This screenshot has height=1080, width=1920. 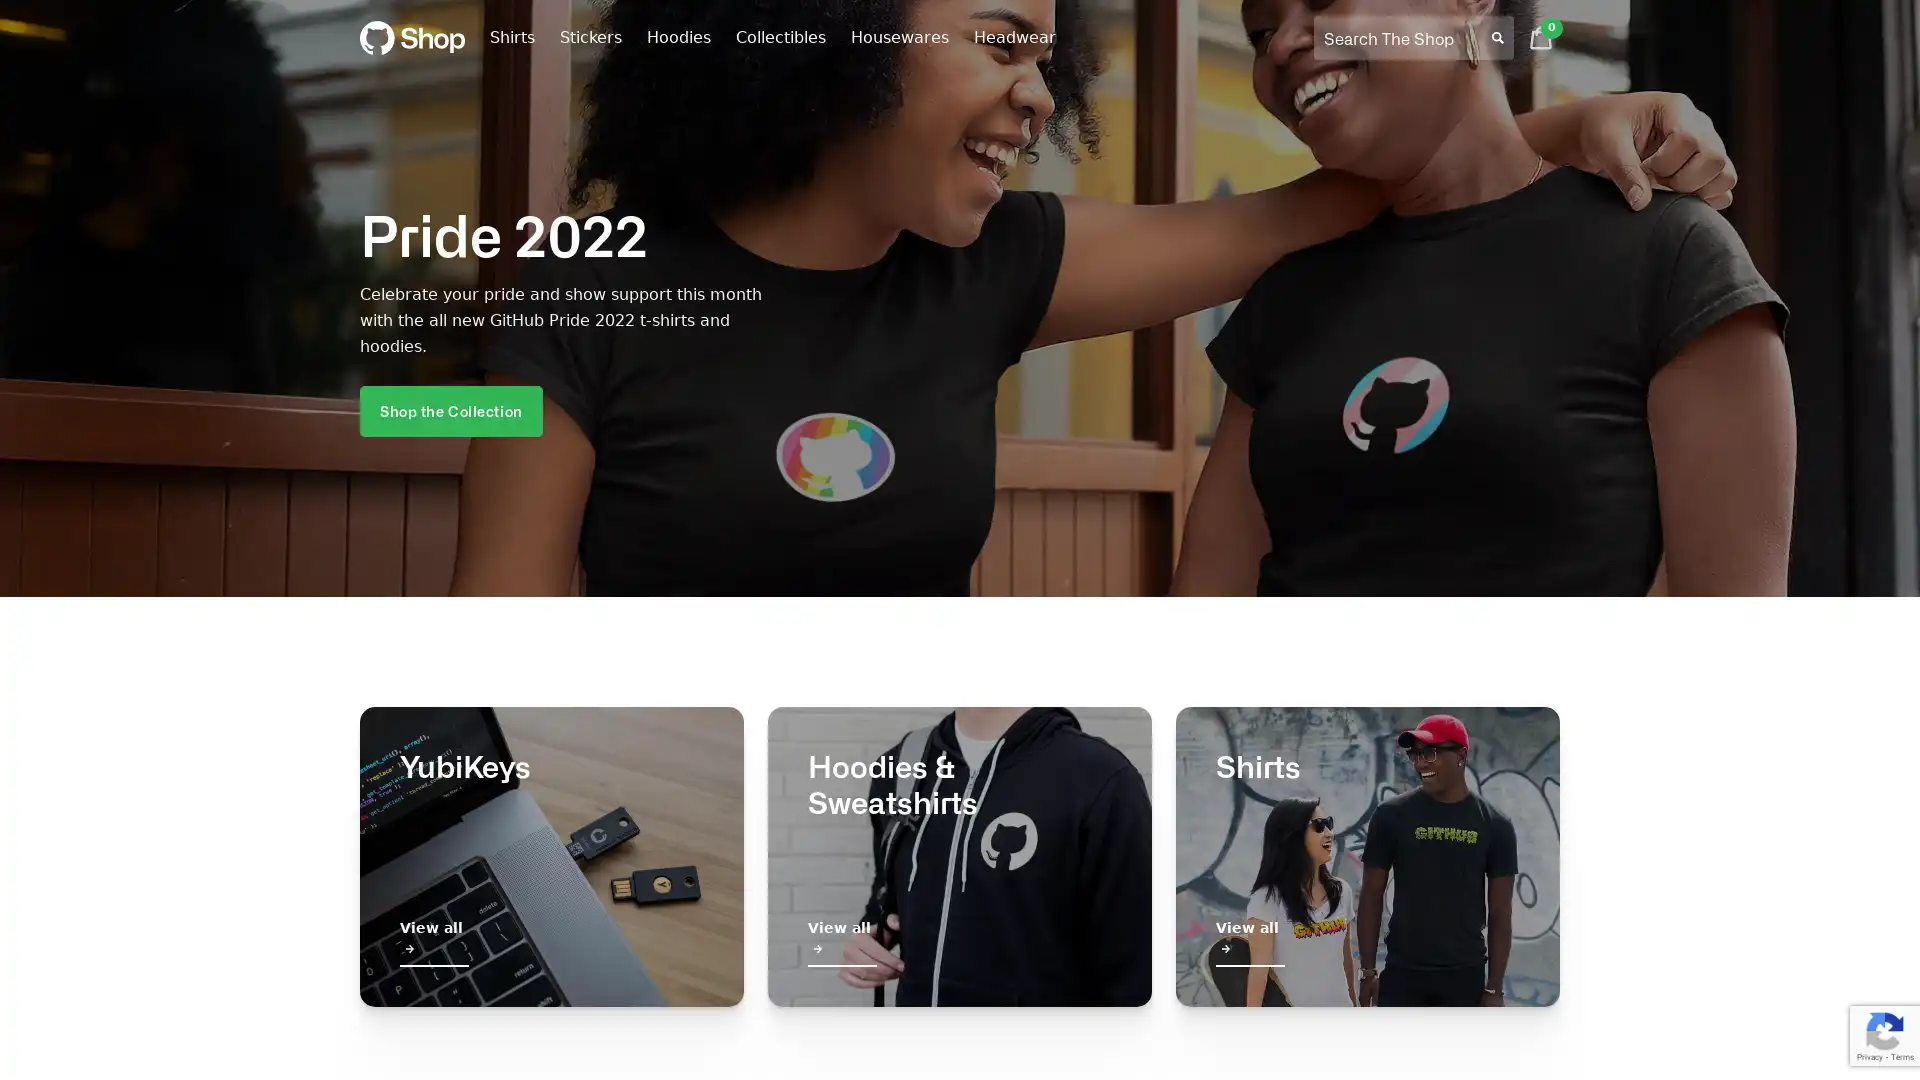 What do you see at coordinates (450, 409) in the screenshot?
I see `Shop the Collection` at bounding box center [450, 409].